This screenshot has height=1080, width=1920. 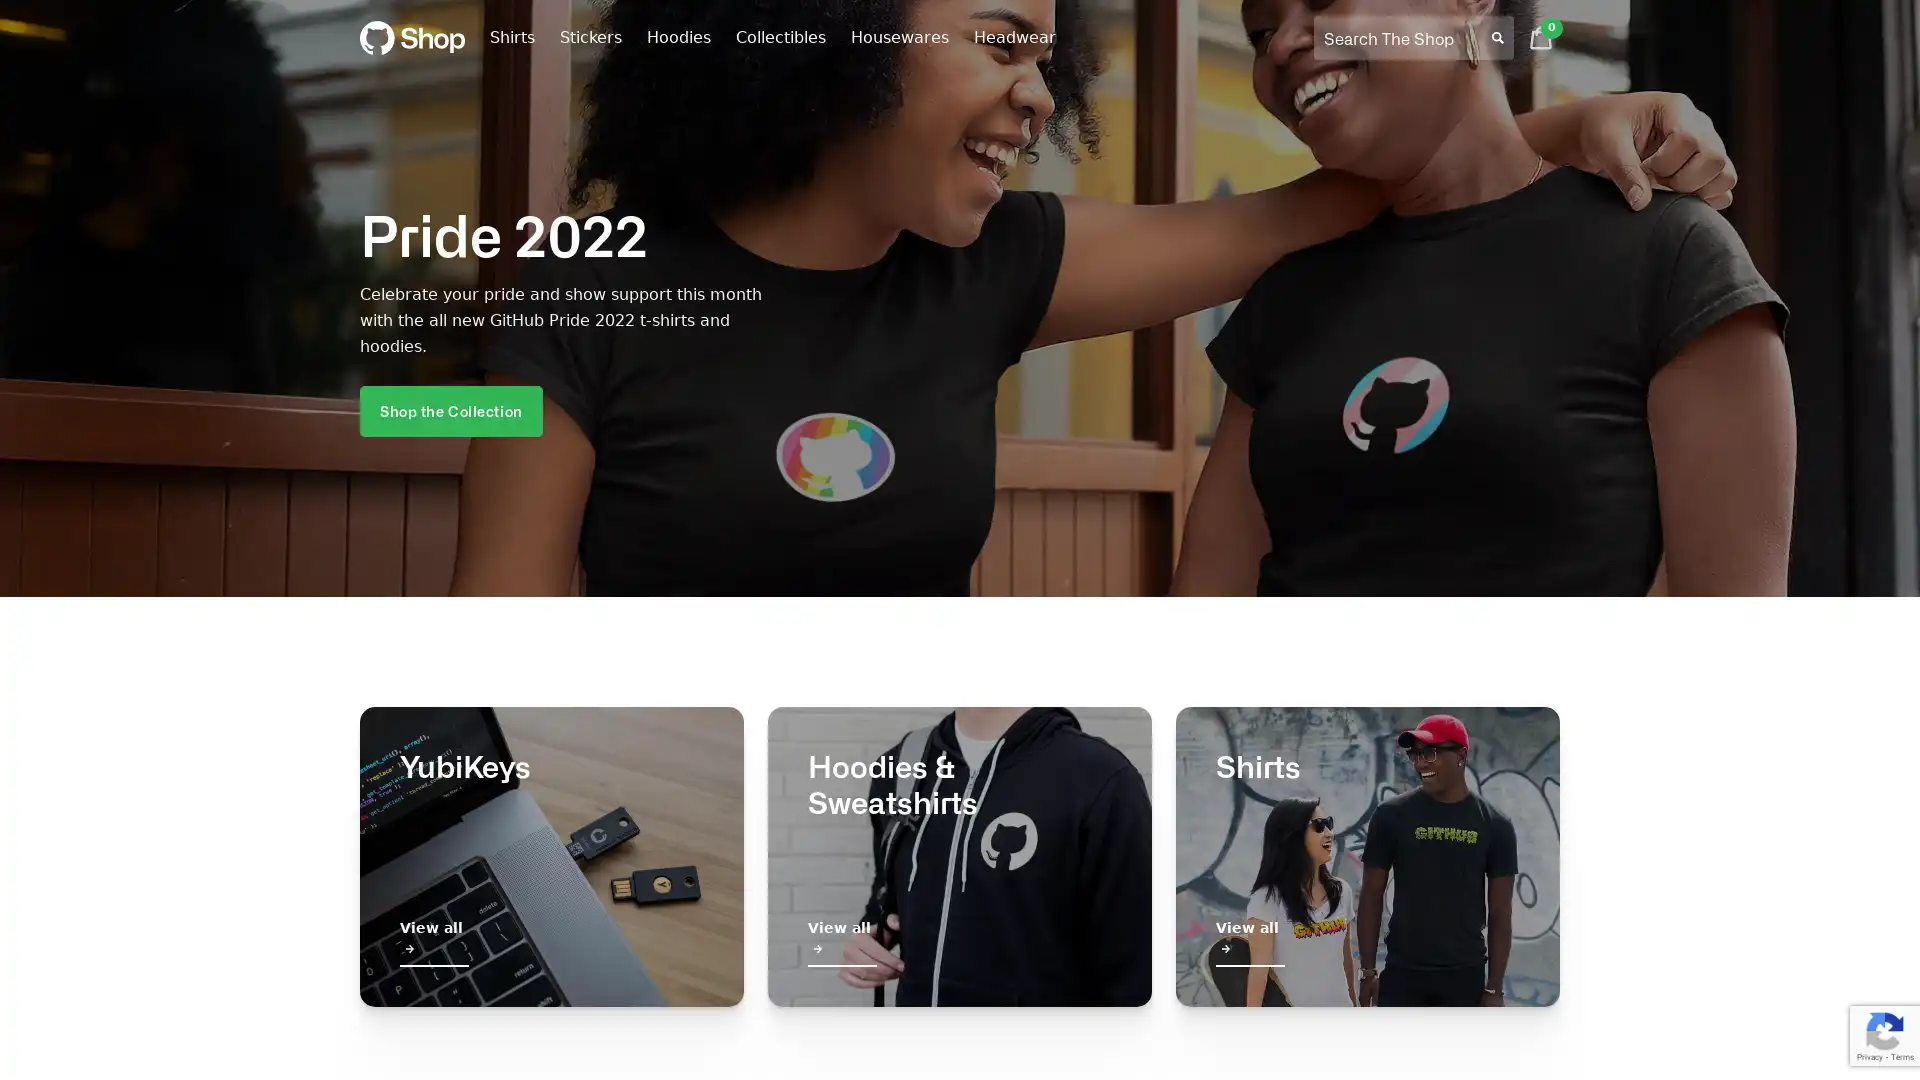 What do you see at coordinates (450, 409) in the screenshot?
I see `Shop the Collection` at bounding box center [450, 409].